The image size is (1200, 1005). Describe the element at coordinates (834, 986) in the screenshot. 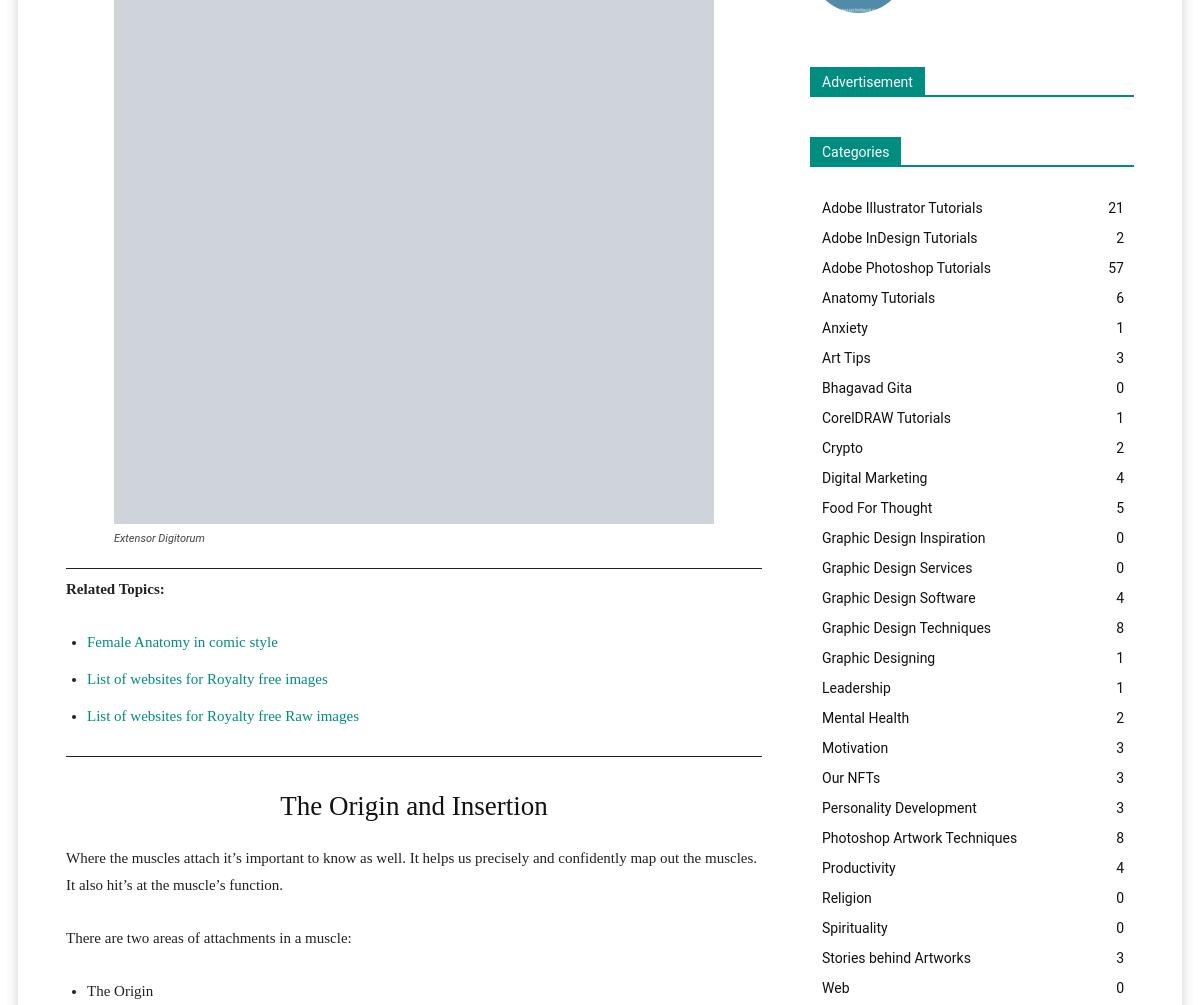

I see `'Web'` at that location.